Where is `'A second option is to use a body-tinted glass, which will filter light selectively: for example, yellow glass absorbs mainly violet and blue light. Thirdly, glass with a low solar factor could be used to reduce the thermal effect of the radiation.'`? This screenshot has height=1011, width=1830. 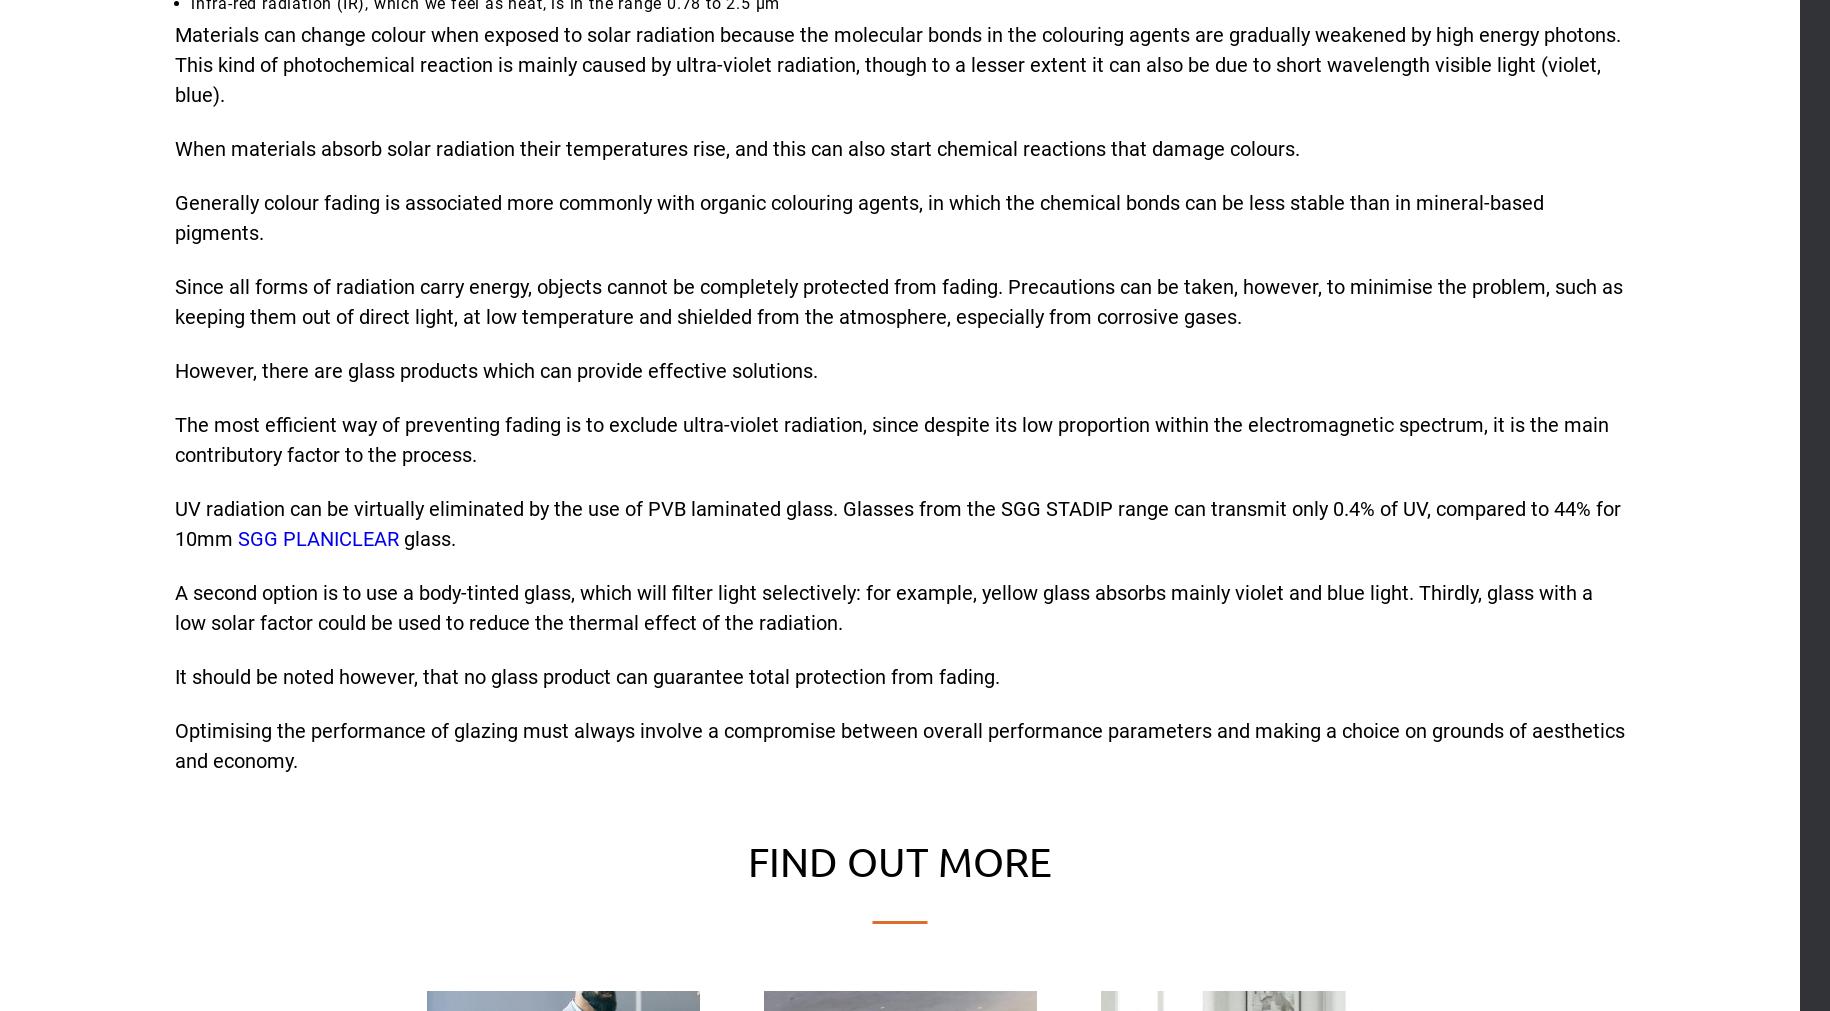 'A second option is to use a body-tinted glass, which will filter light selectively: for example, yellow glass absorbs mainly violet and blue light. Thirdly, glass with a low solar factor could be used to reduce the thermal effect of the radiation.' is located at coordinates (884, 607).